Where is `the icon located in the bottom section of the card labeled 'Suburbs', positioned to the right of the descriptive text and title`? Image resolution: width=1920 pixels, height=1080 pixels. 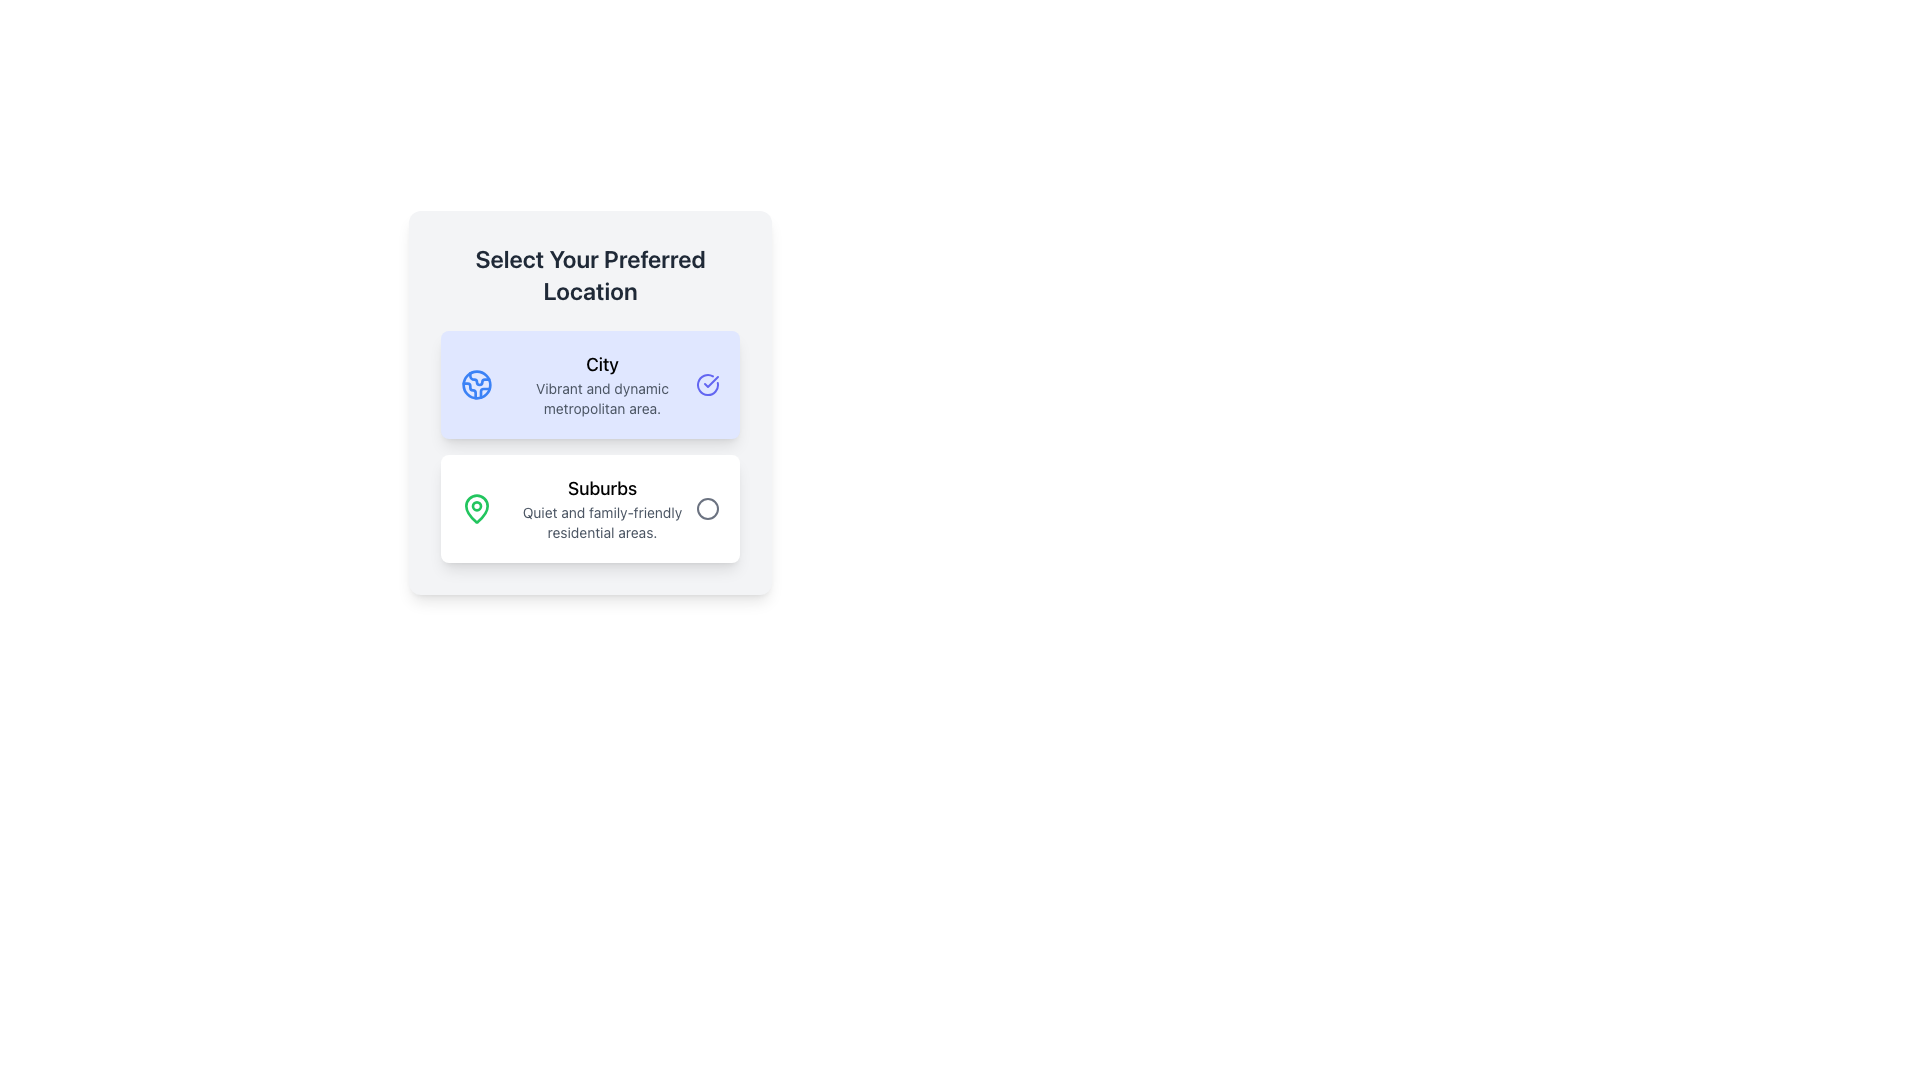
the icon located in the bottom section of the card labeled 'Suburbs', positioned to the right of the descriptive text and title is located at coordinates (708, 508).